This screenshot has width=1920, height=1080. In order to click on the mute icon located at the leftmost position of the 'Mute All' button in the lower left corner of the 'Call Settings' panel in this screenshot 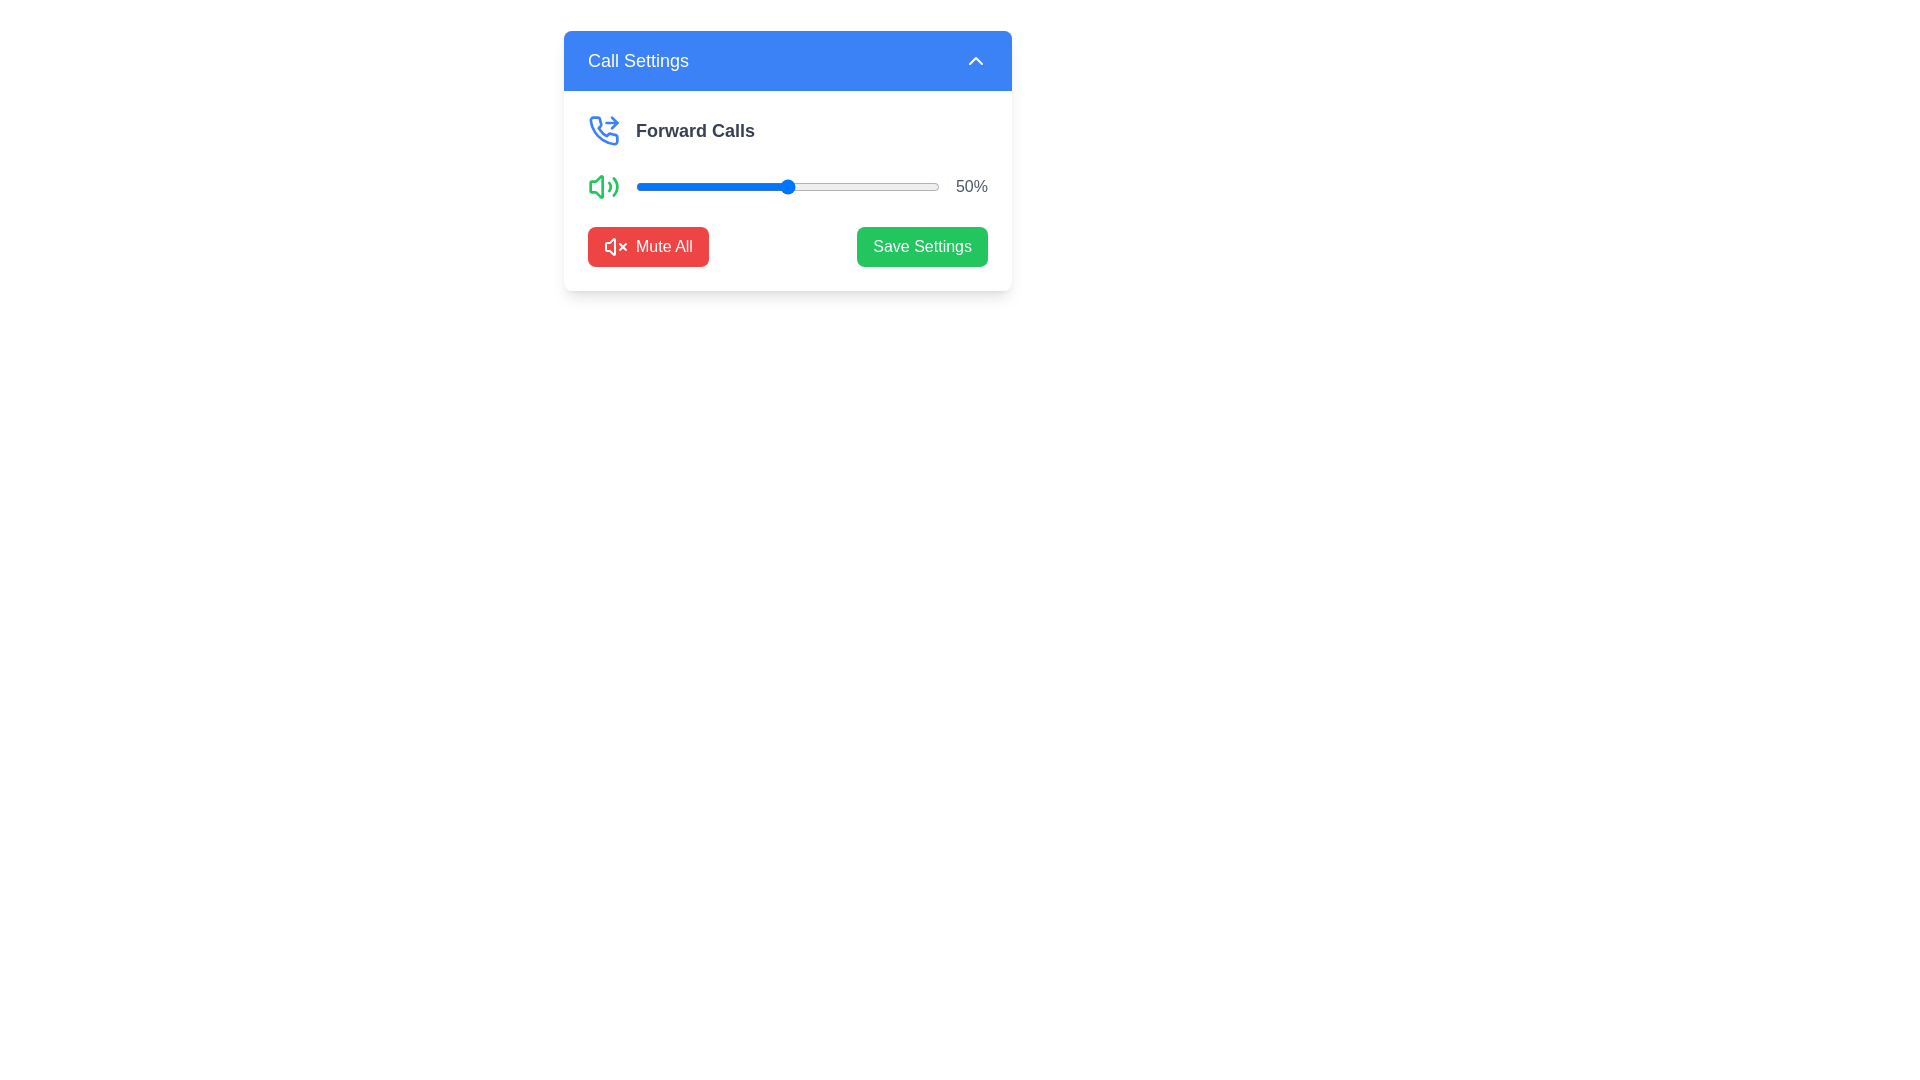, I will do `click(614, 245)`.